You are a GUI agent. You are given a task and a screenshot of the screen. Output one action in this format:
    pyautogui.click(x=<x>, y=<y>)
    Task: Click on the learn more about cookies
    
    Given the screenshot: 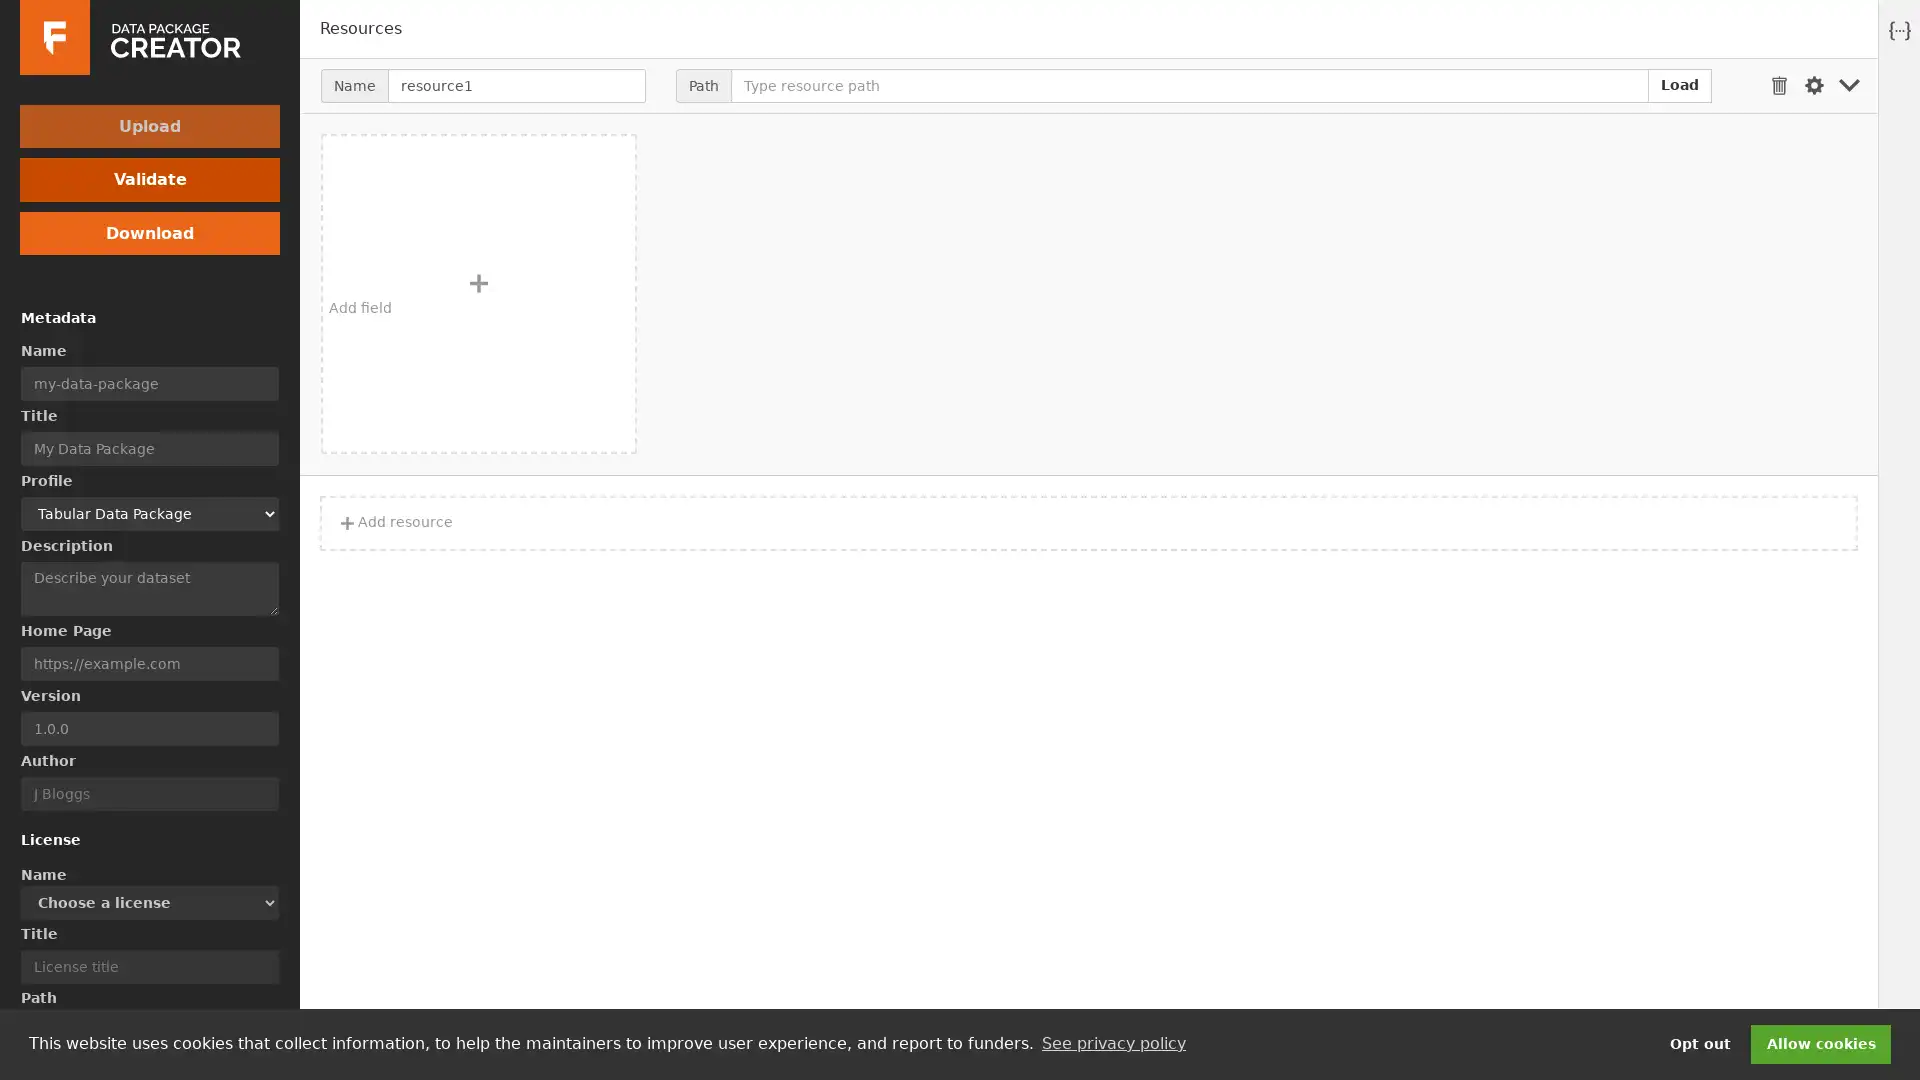 What is the action you would take?
    pyautogui.click(x=1112, y=1043)
    